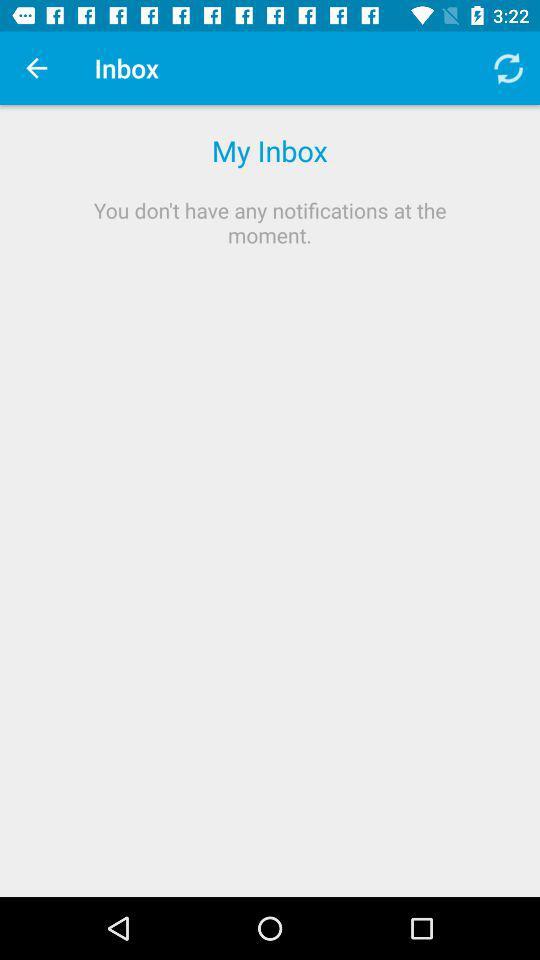 The width and height of the screenshot is (540, 960). What do you see at coordinates (36, 68) in the screenshot?
I see `the item next to the inbox item` at bounding box center [36, 68].